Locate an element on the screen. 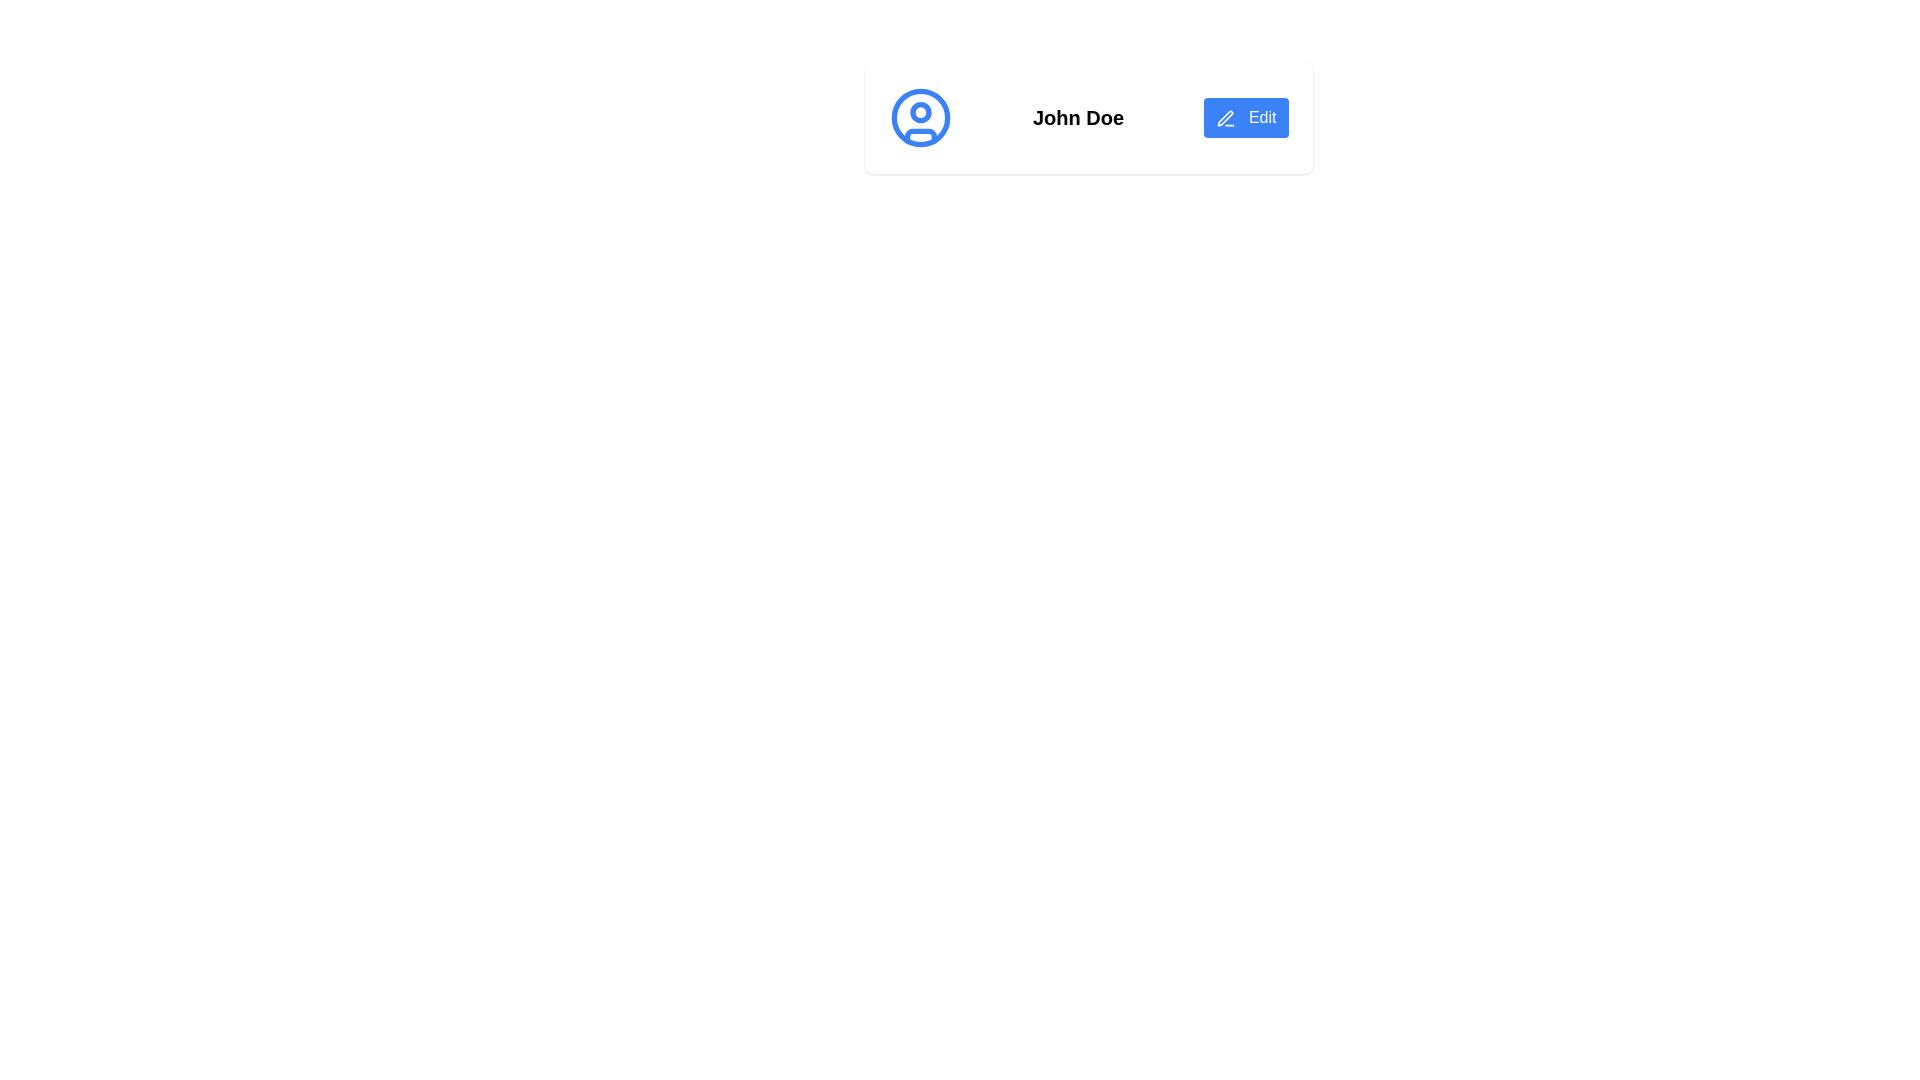  the edit button located to the right of the text 'John Doe' is located at coordinates (1245, 118).